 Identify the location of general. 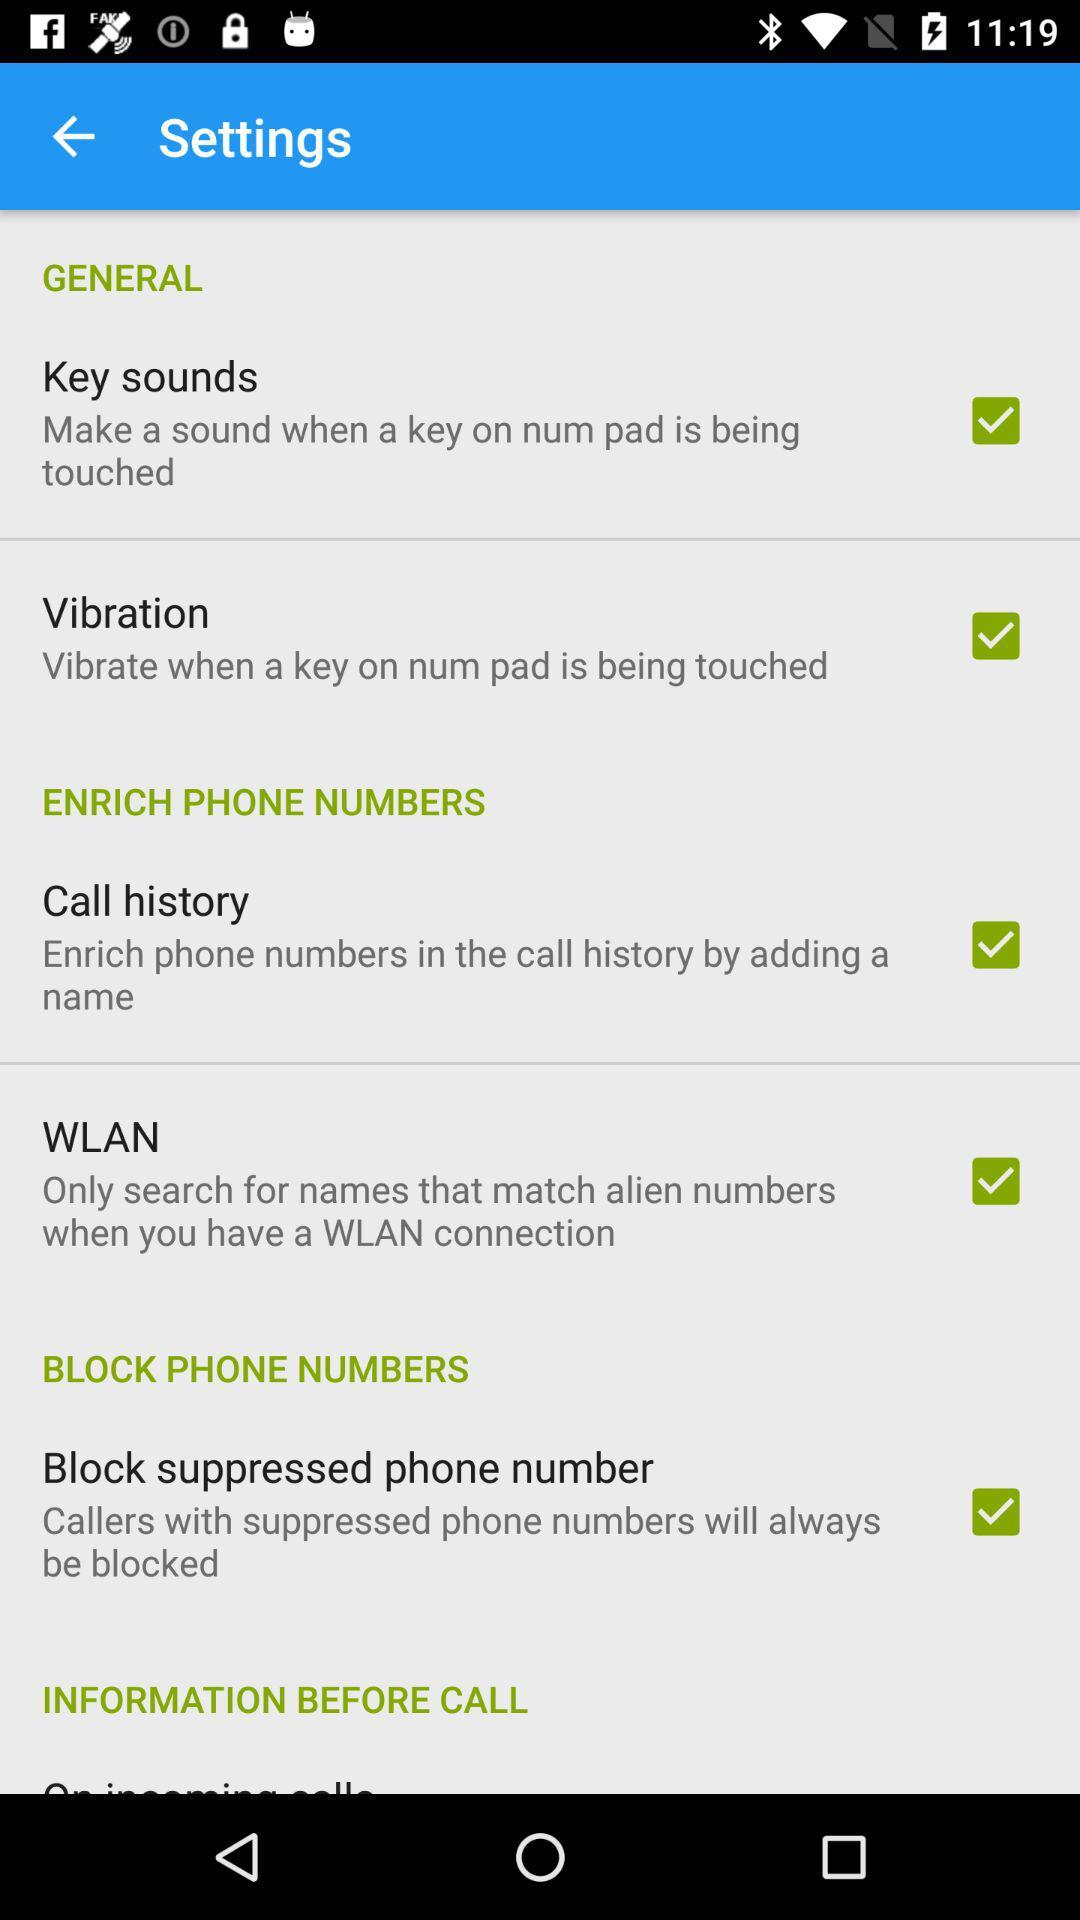
(540, 254).